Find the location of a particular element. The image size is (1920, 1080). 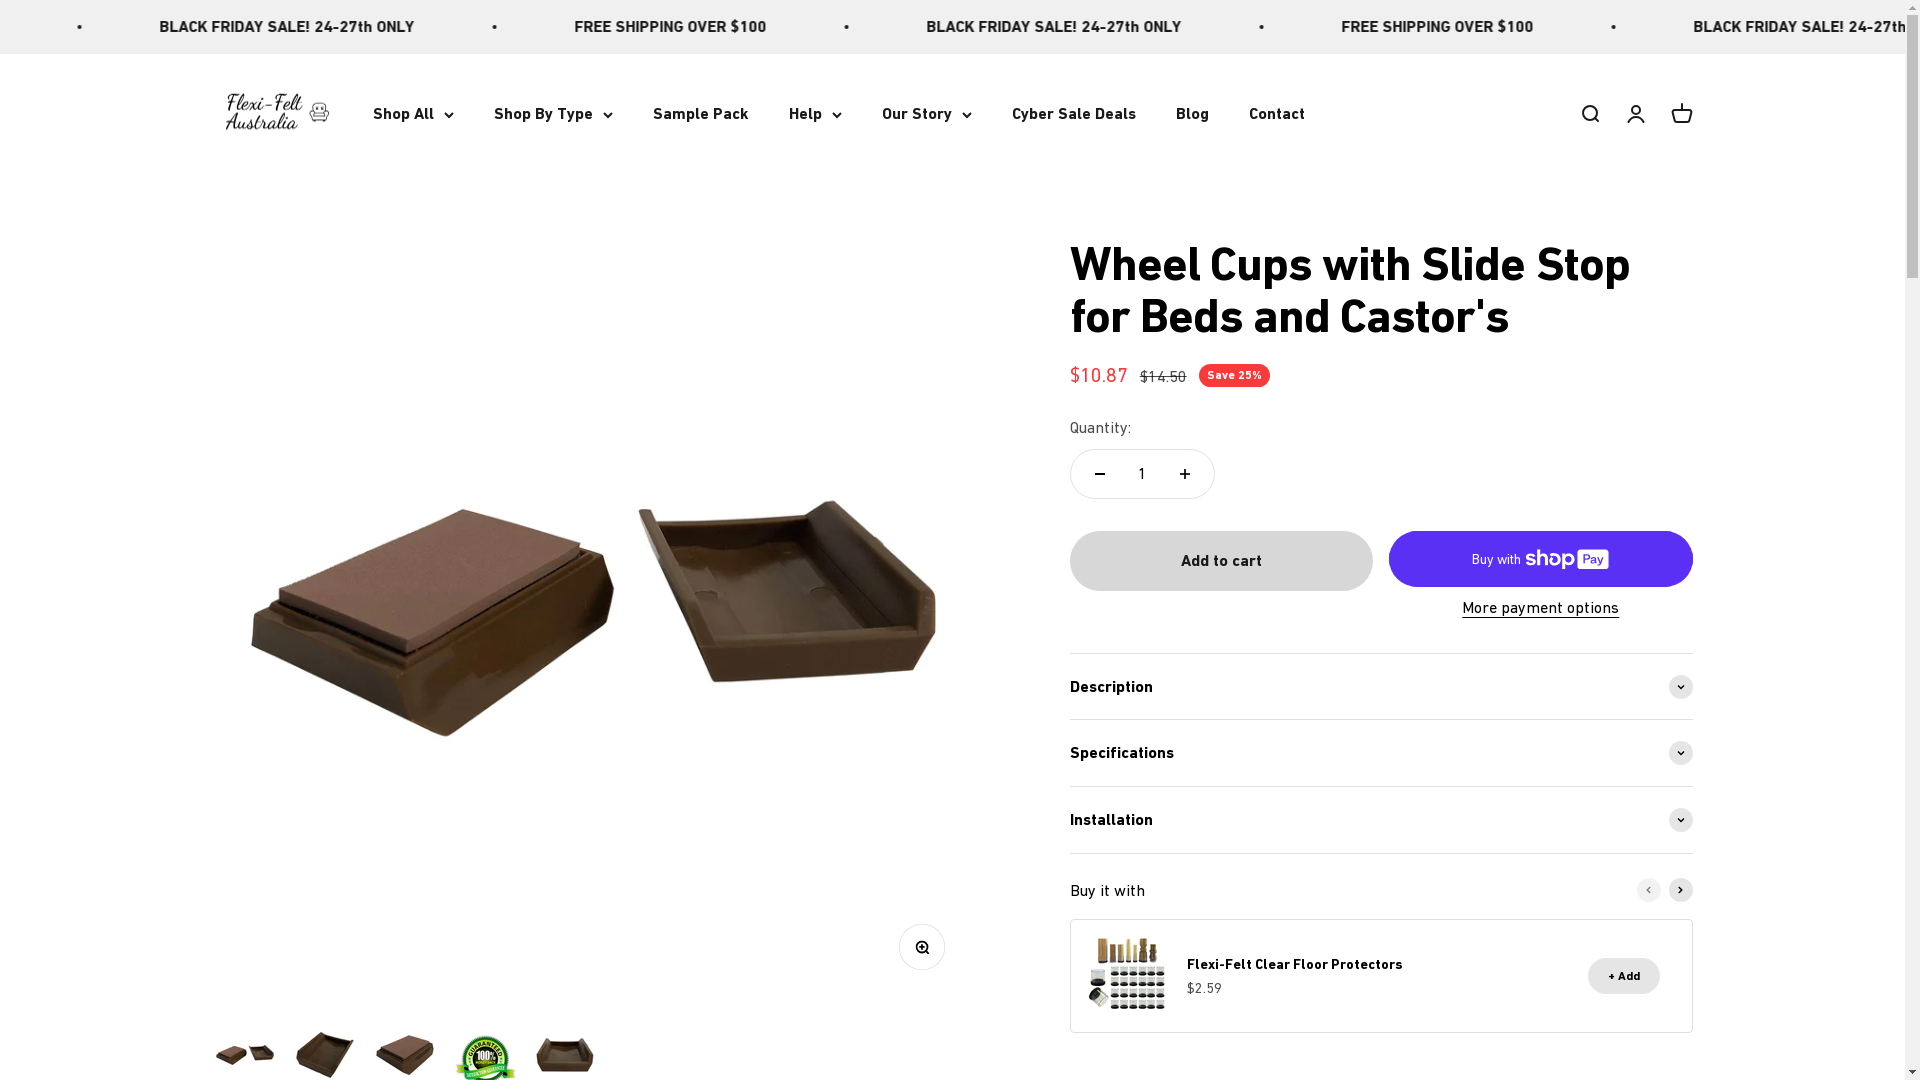

'Zoom' is located at coordinates (925, 951).